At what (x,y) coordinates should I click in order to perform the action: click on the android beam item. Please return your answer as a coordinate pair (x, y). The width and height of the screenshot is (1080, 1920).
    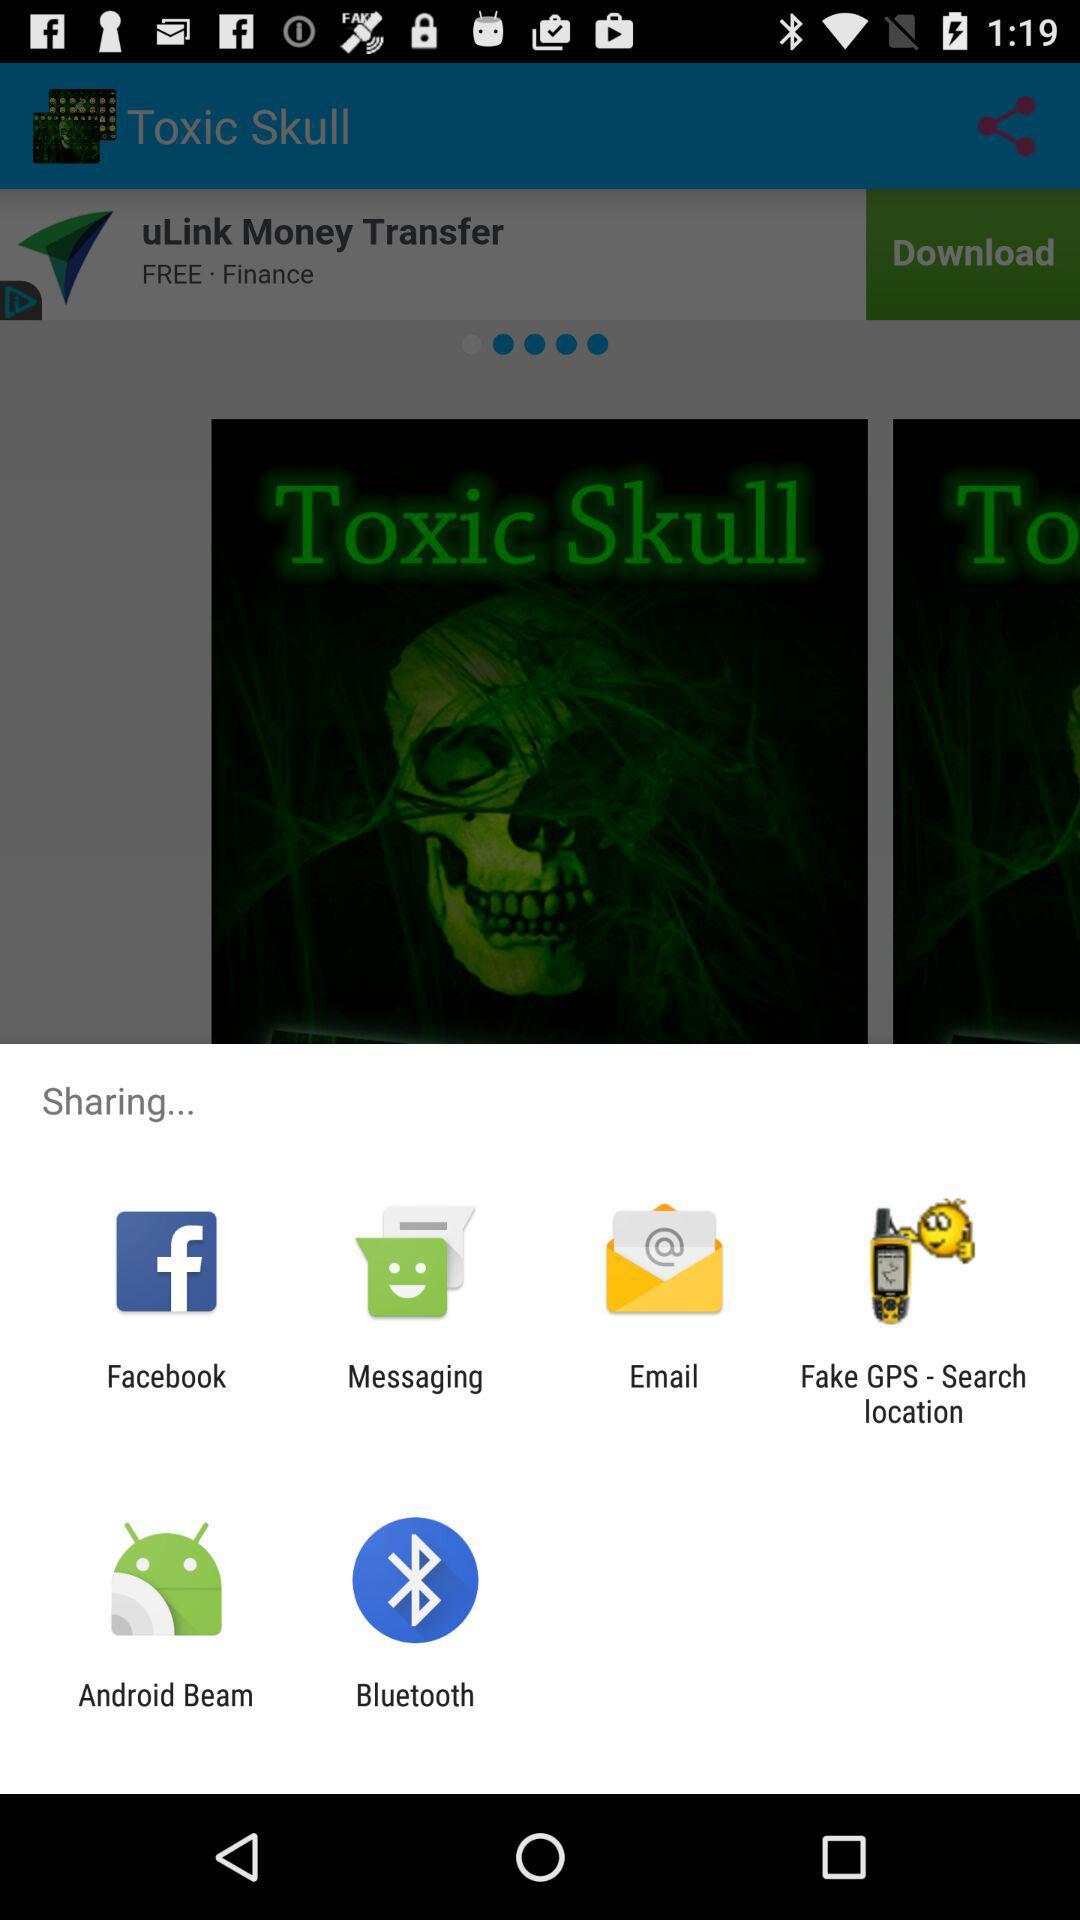
    Looking at the image, I should click on (165, 1711).